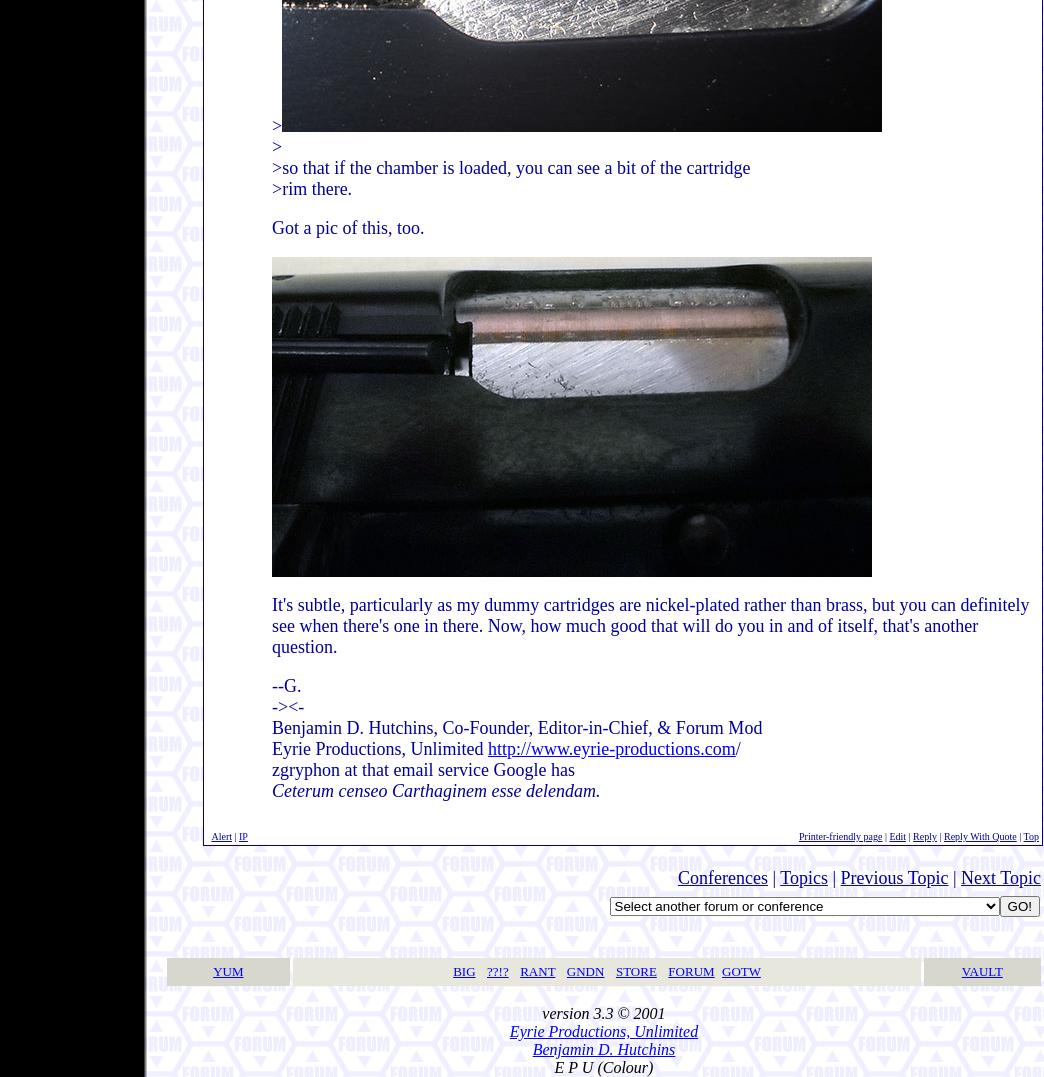  What do you see at coordinates (960, 971) in the screenshot?
I see `'VAULT'` at bounding box center [960, 971].